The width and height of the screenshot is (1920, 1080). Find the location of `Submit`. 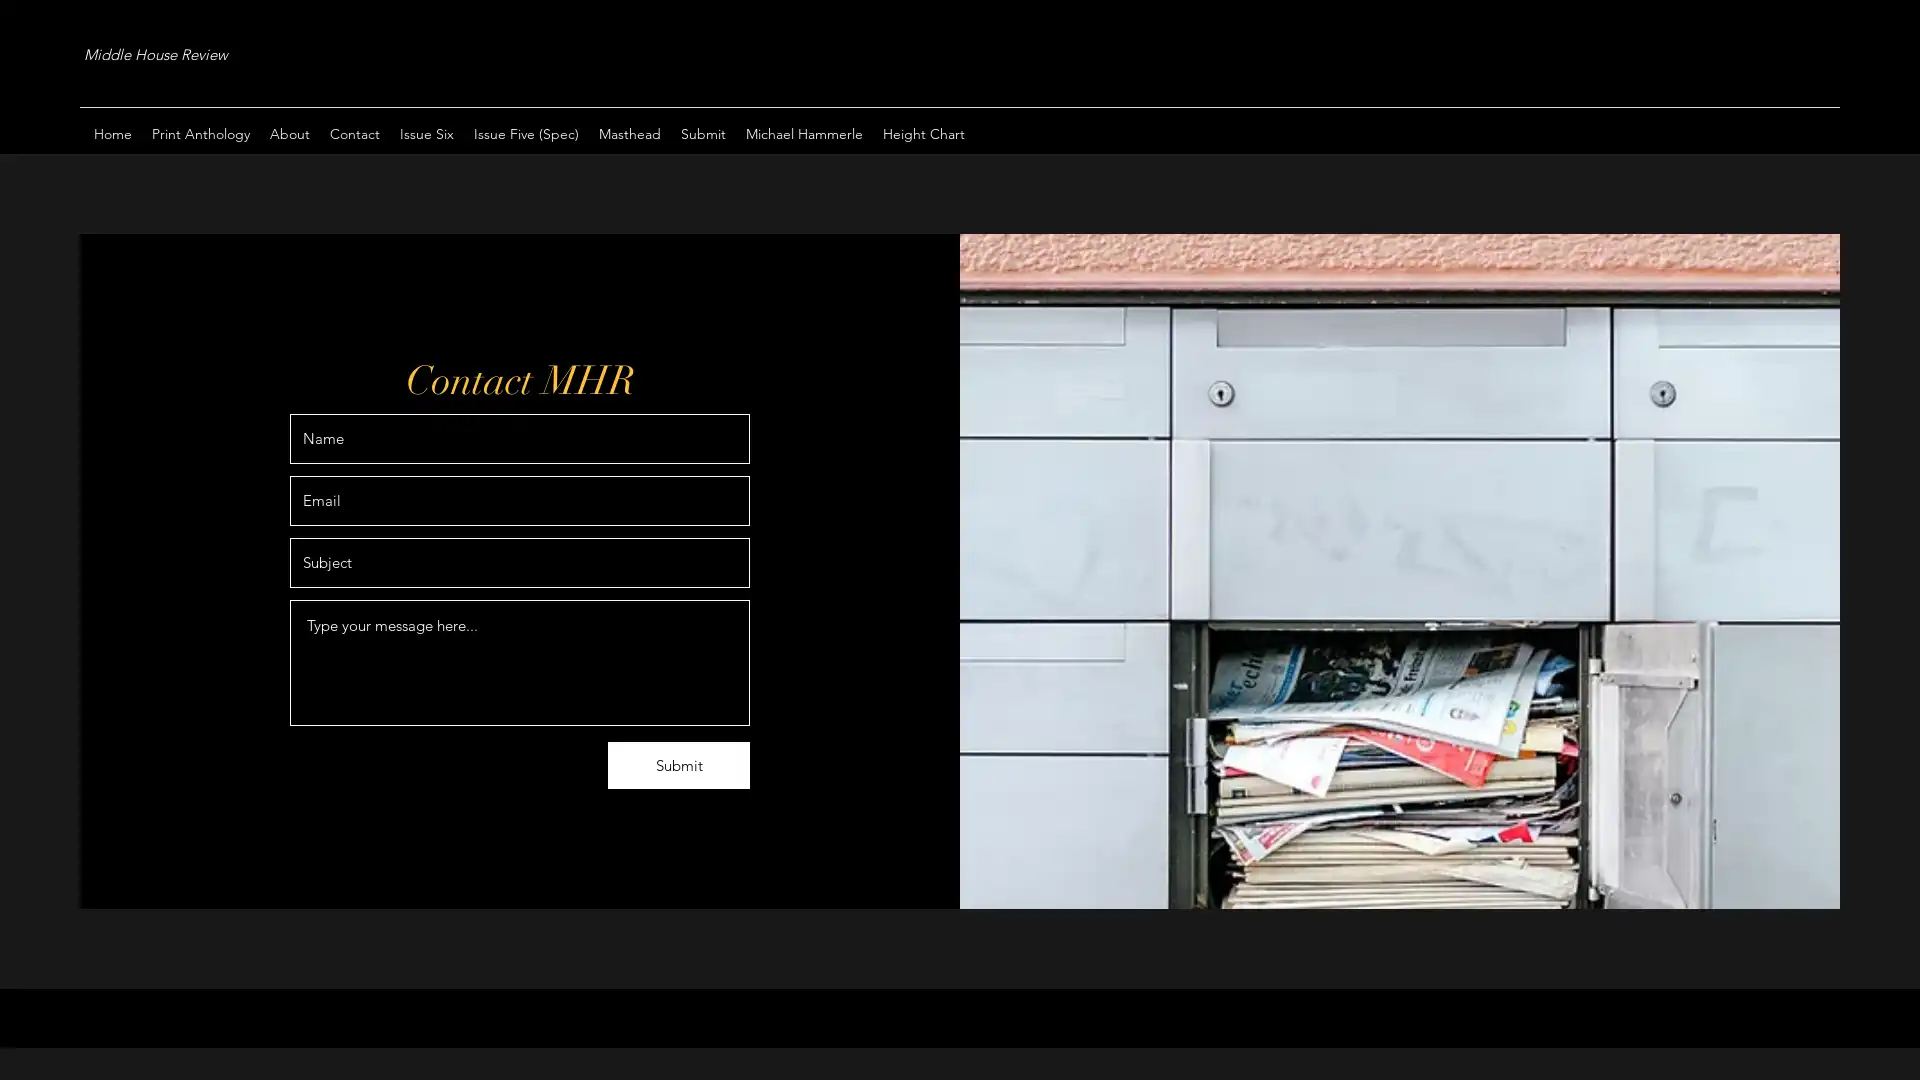

Submit is located at coordinates (678, 765).